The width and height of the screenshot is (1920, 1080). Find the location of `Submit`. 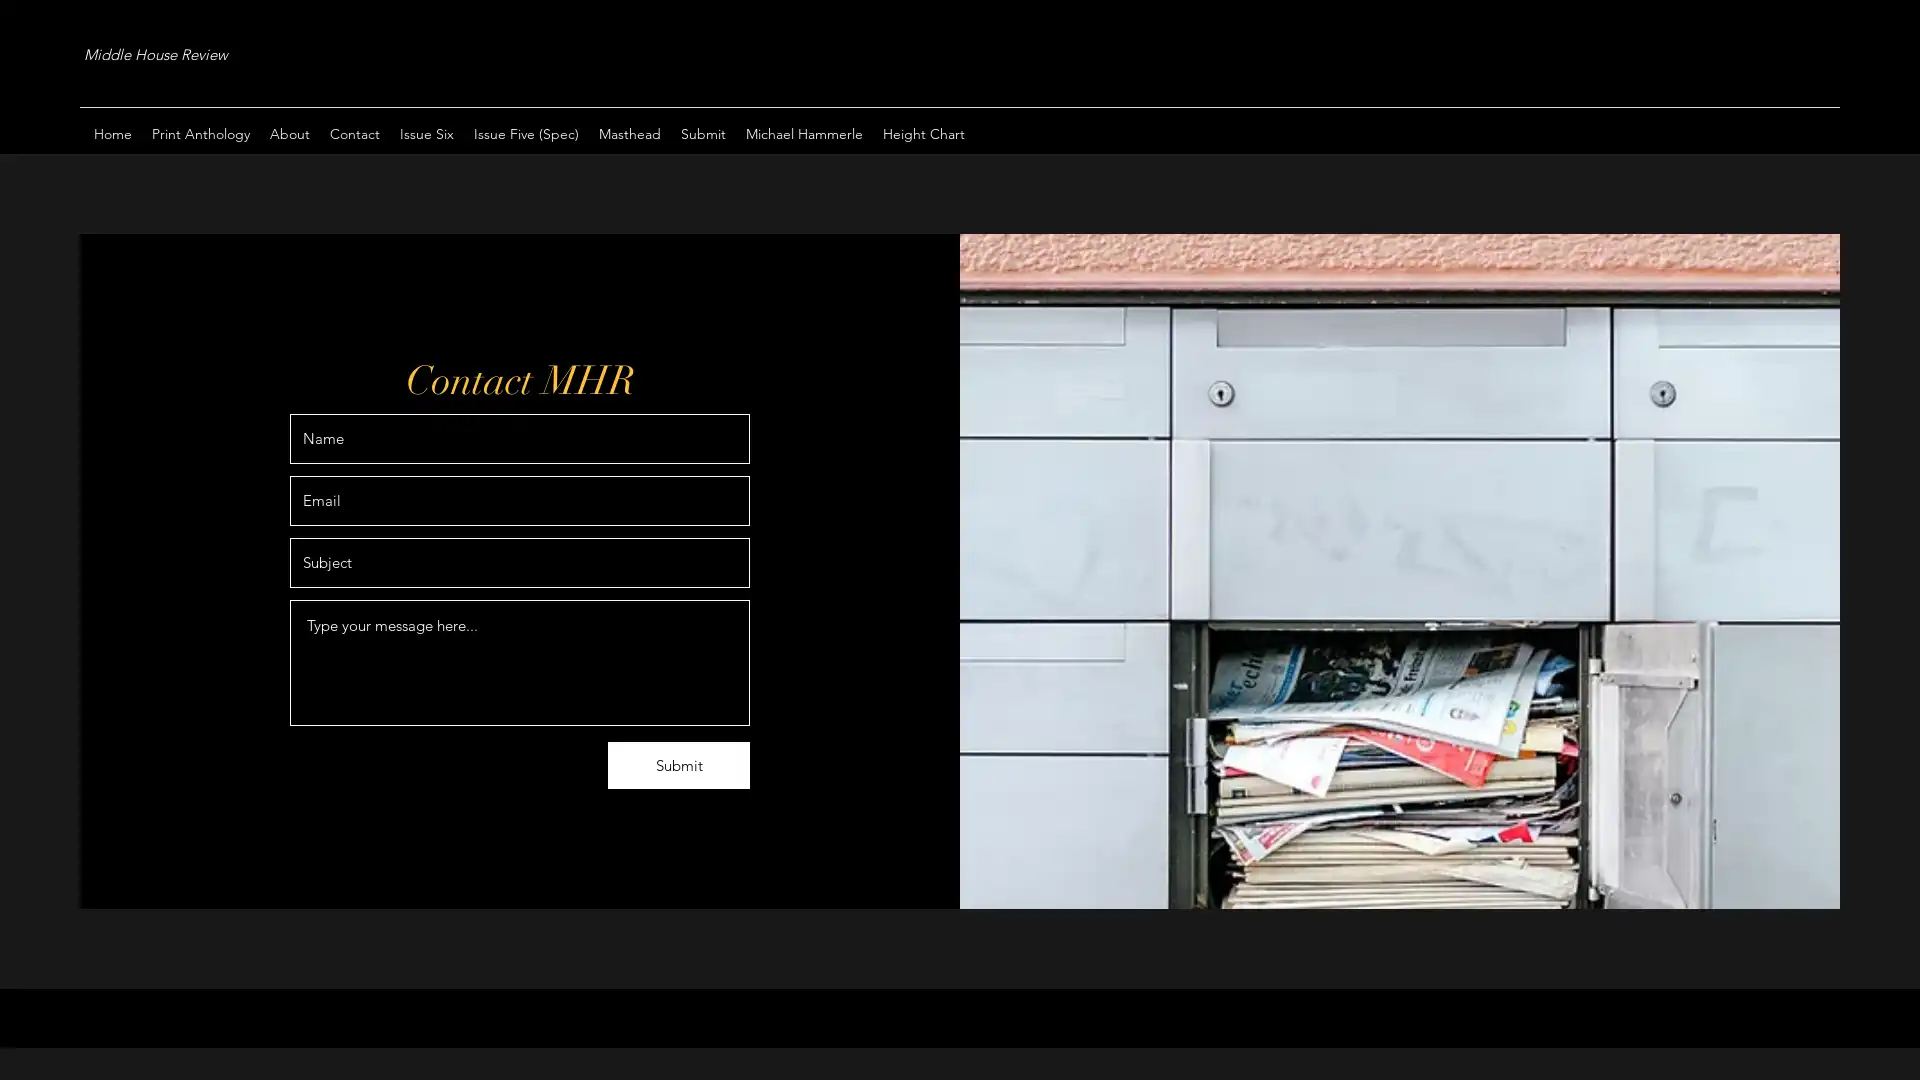

Submit is located at coordinates (678, 765).